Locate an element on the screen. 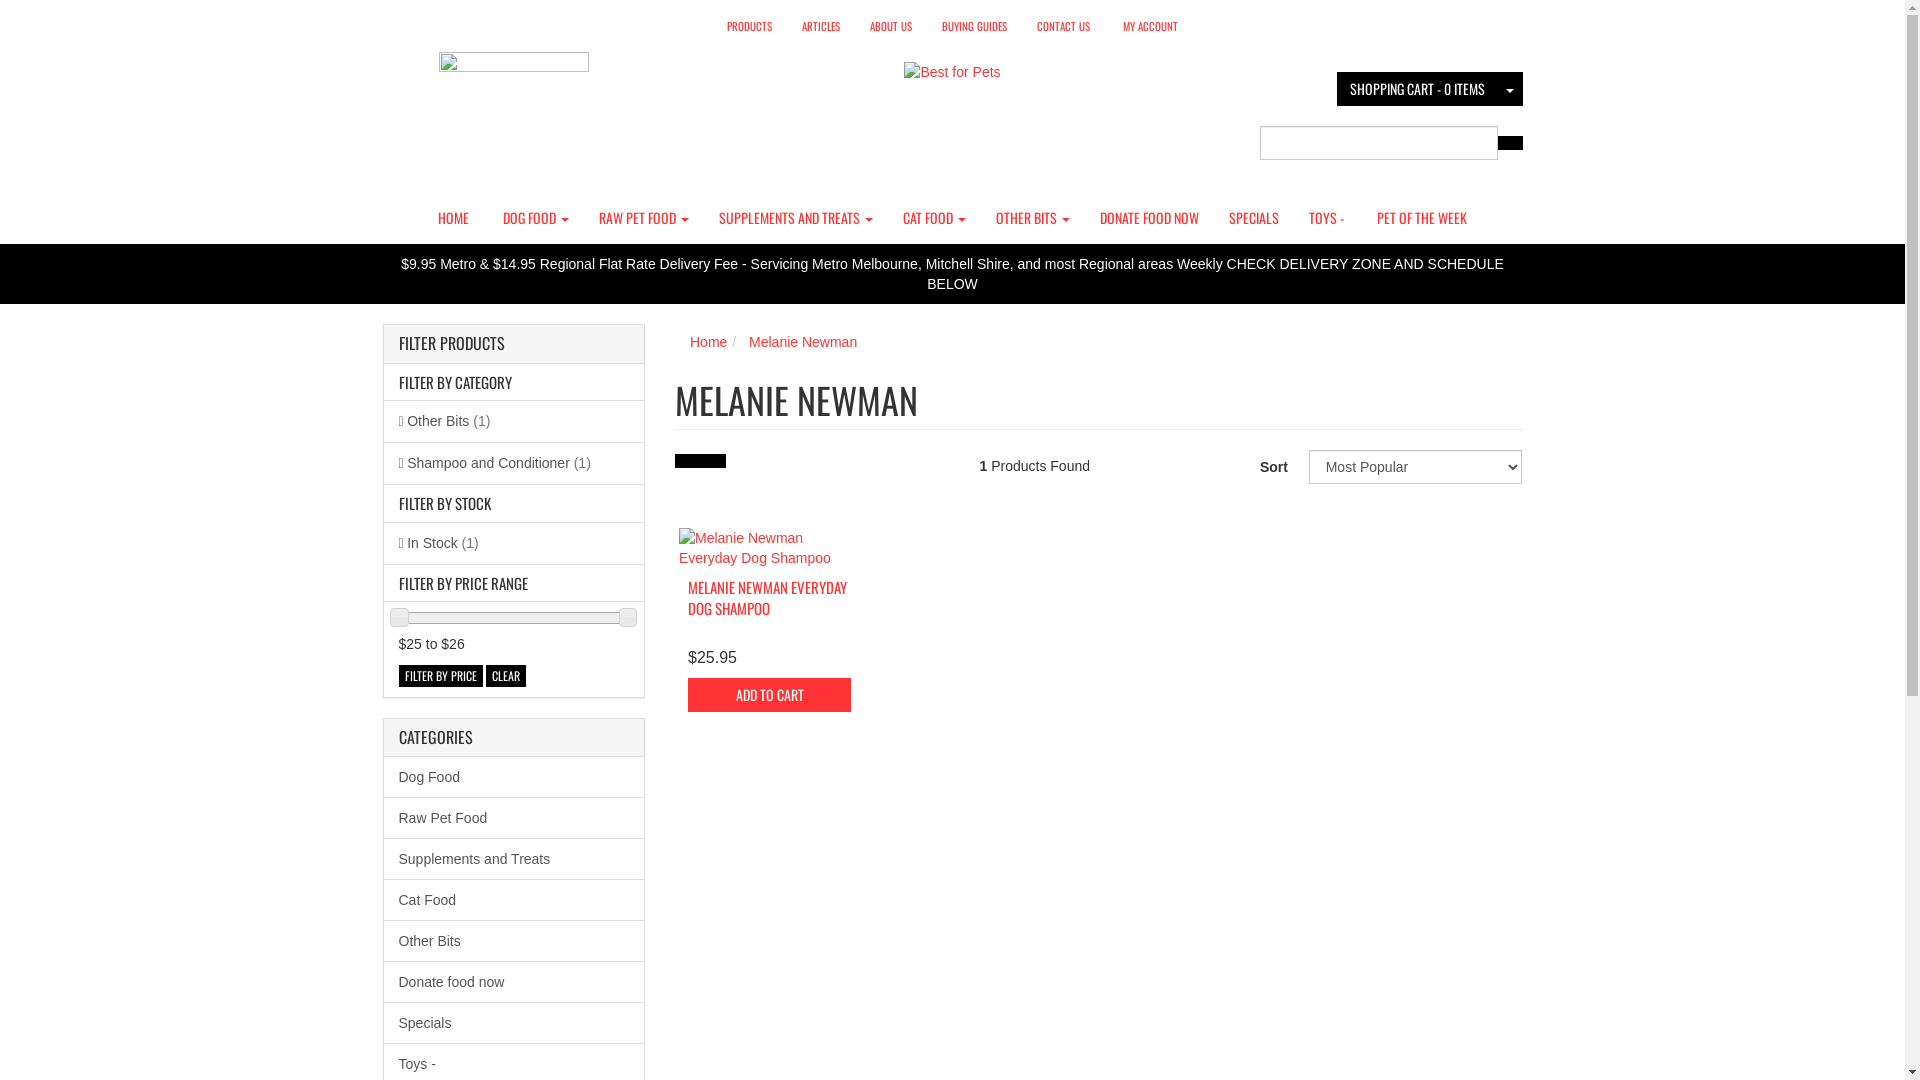 This screenshot has height=1080, width=1920. 'TOYS -' is located at coordinates (1326, 218).